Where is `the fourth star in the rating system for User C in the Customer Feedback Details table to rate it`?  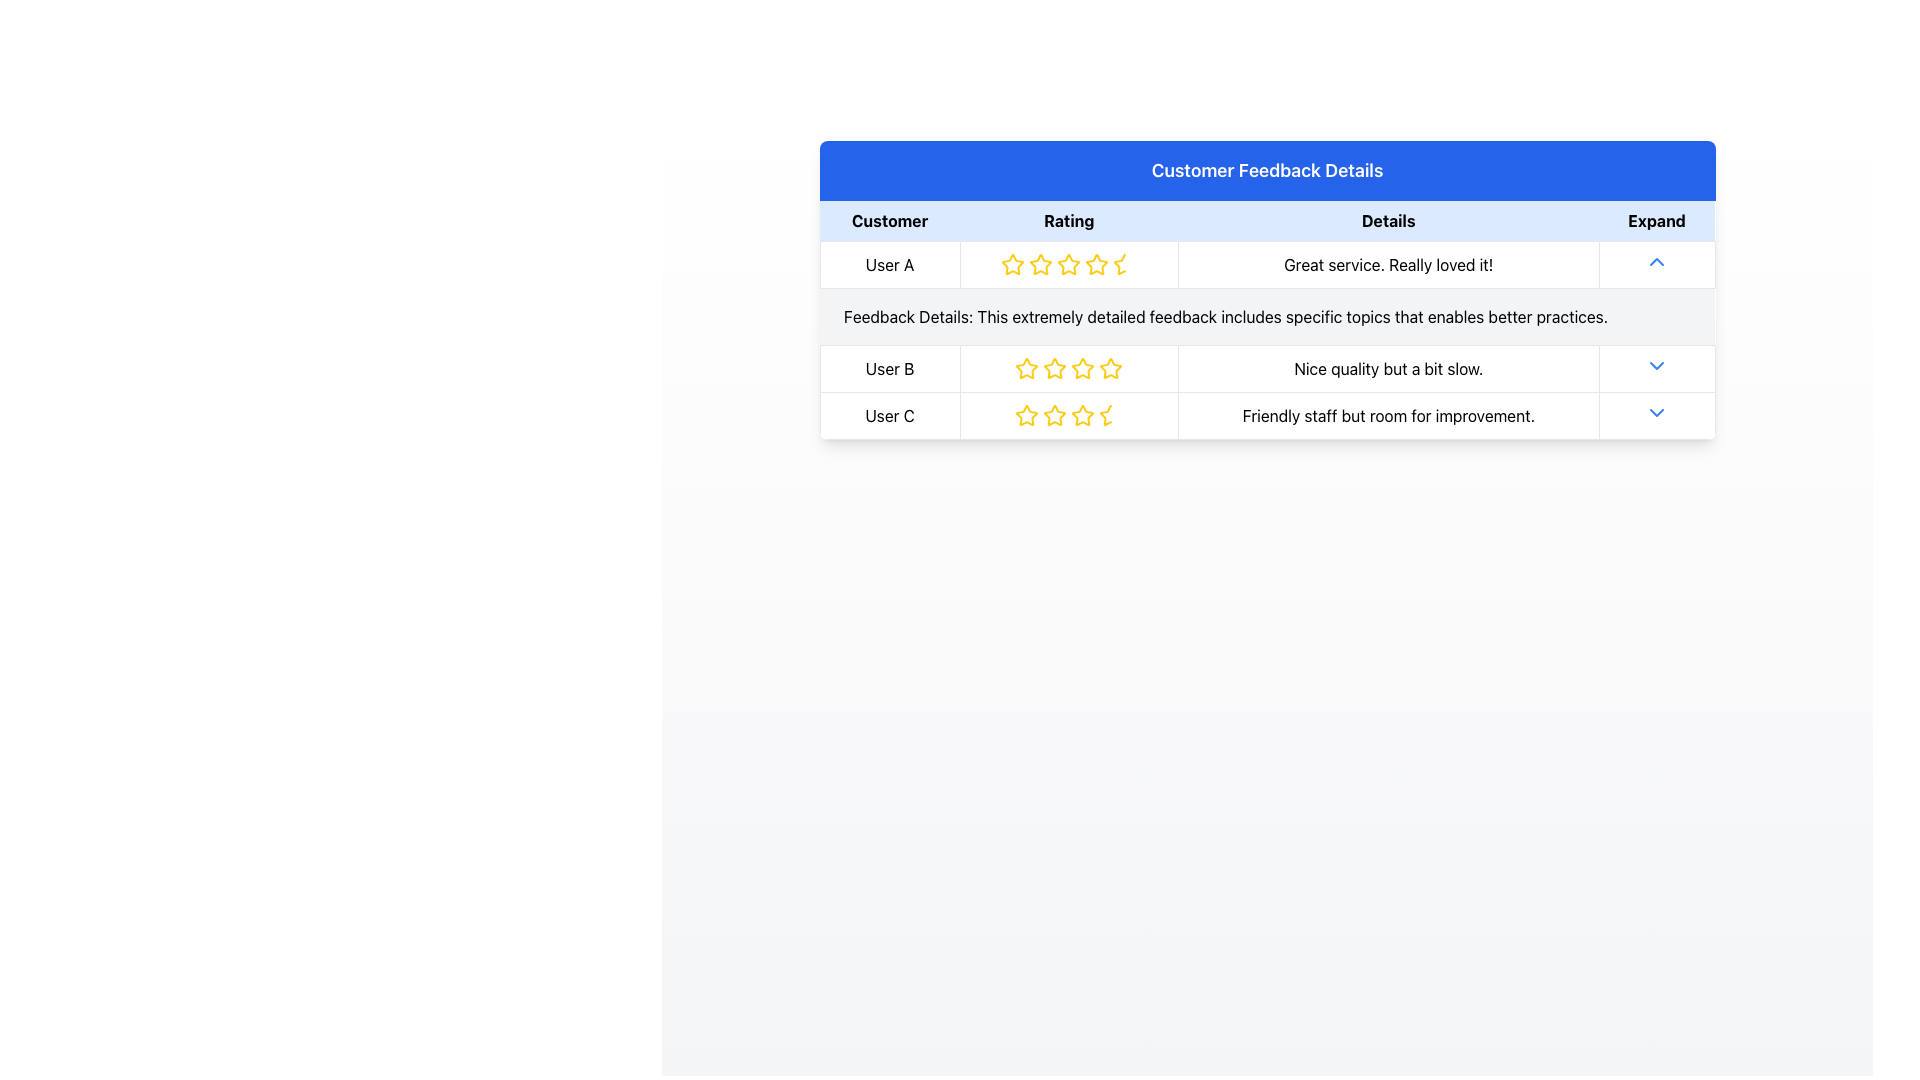 the fourth star in the rating system for User C in the Customer Feedback Details table to rate it is located at coordinates (1082, 414).